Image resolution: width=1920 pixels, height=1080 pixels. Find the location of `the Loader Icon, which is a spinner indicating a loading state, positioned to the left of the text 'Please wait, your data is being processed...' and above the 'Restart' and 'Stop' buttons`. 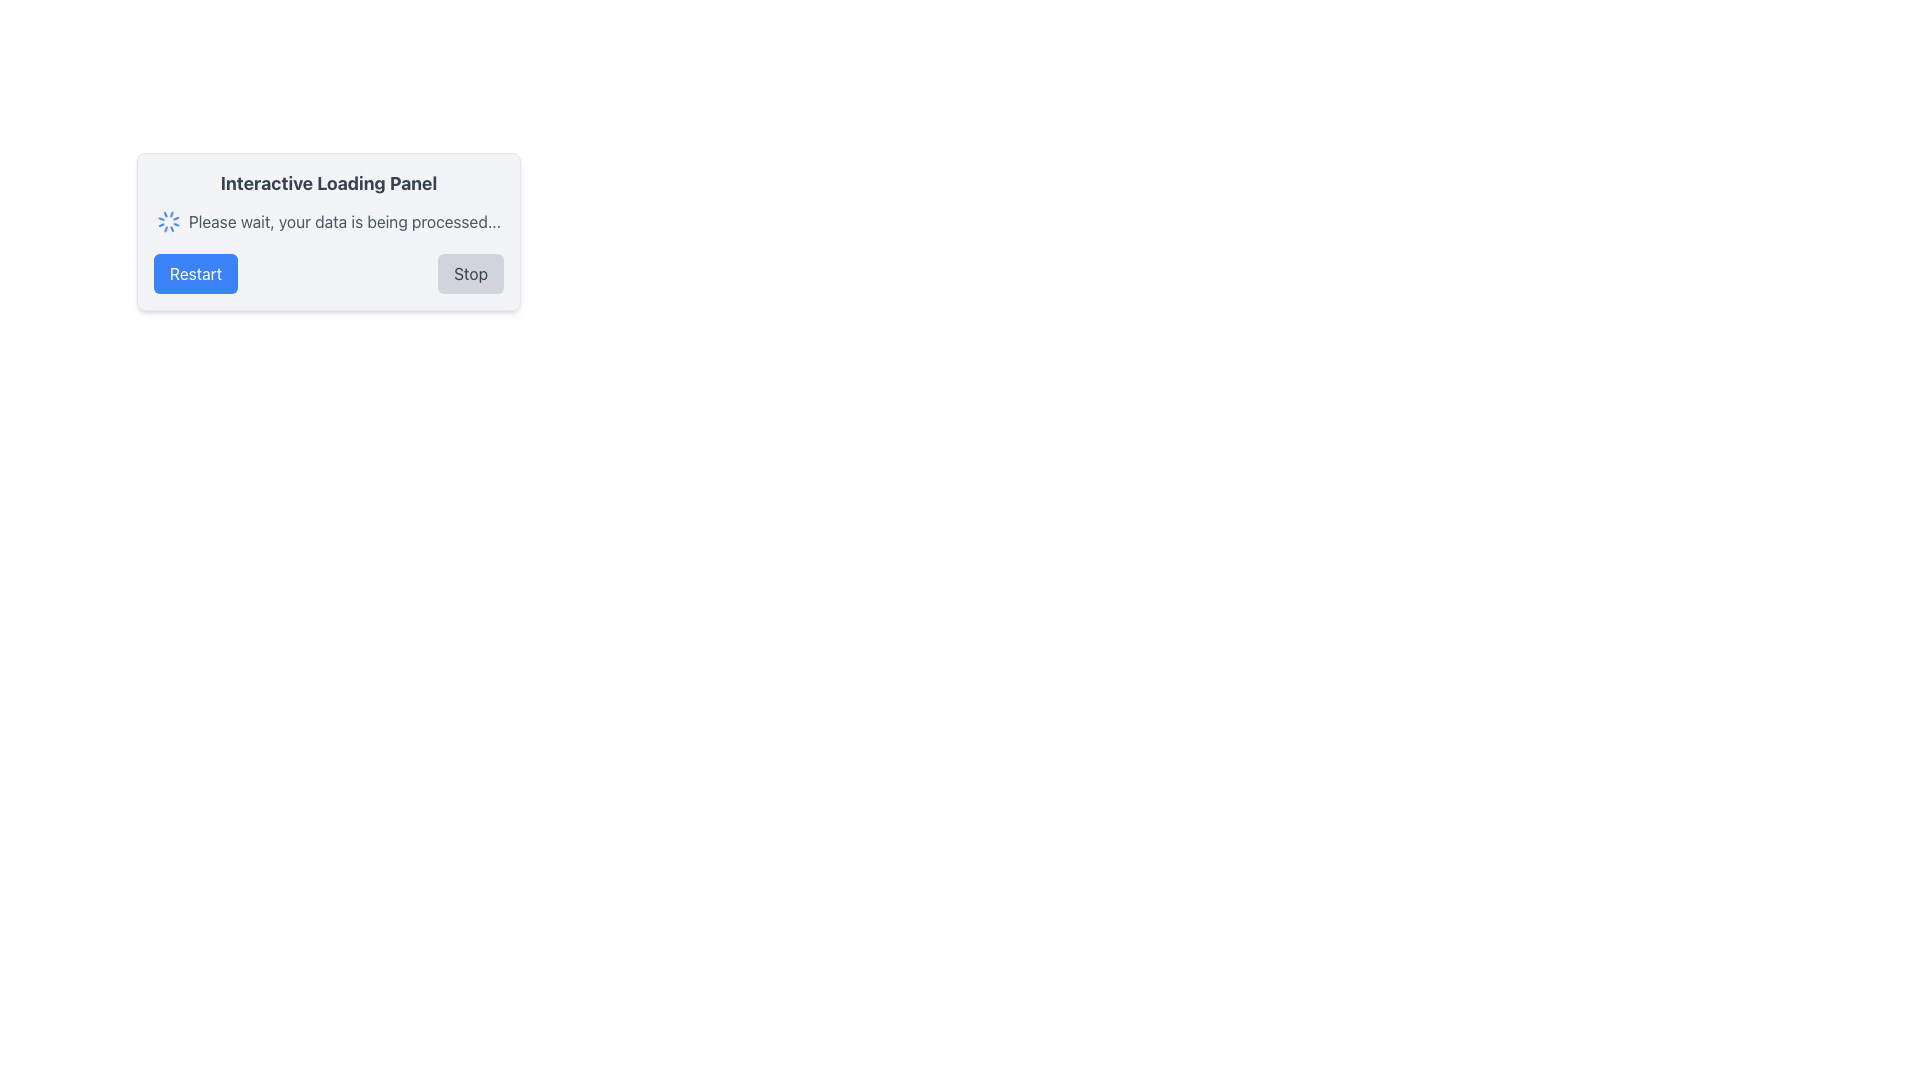

the Loader Icon, which is a spinner indicating a loading state, positioned to the left of the text 'Please wait, your data is being processed...' and above the 'Restart' and 'Stop' buttons is located at coordinates (168, 222).